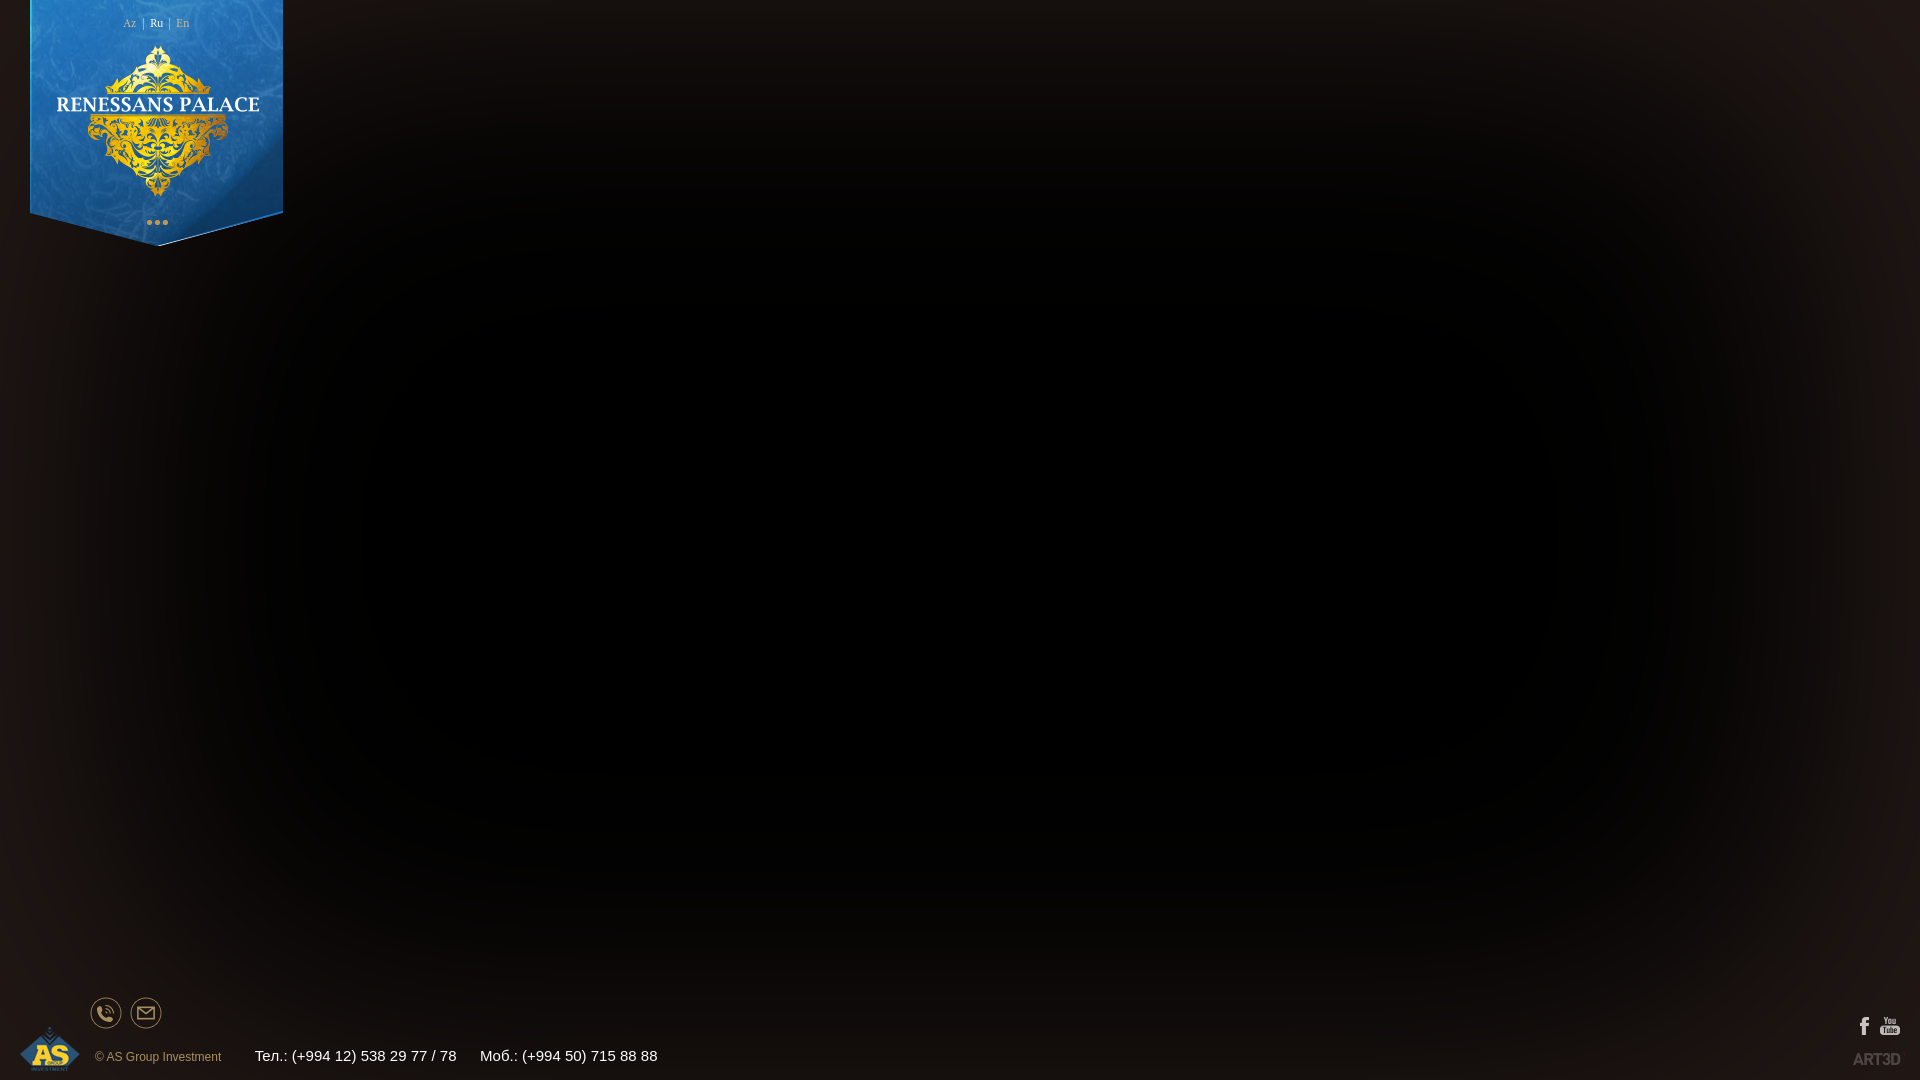 The width and height of the screenshot is (1920, 1080). I want to click on 'Az', so click(128, 23).